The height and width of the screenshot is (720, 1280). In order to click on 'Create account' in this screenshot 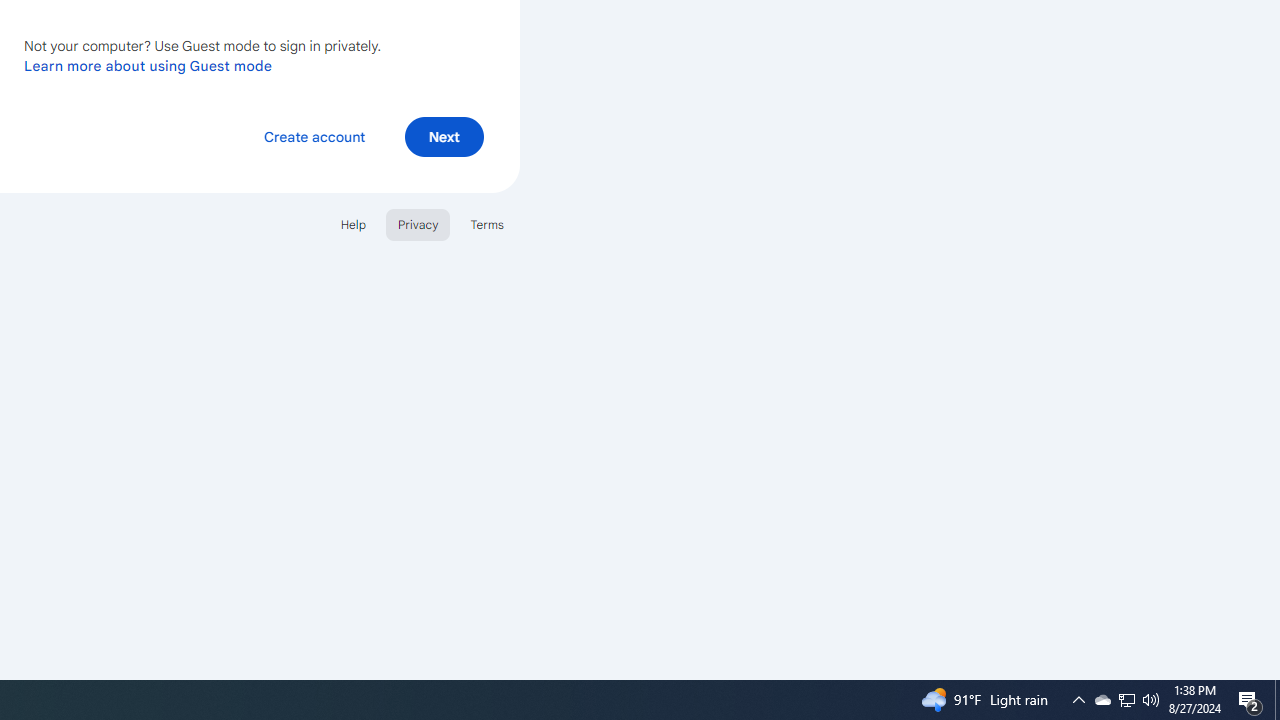, I will do `click(313, 135)`.